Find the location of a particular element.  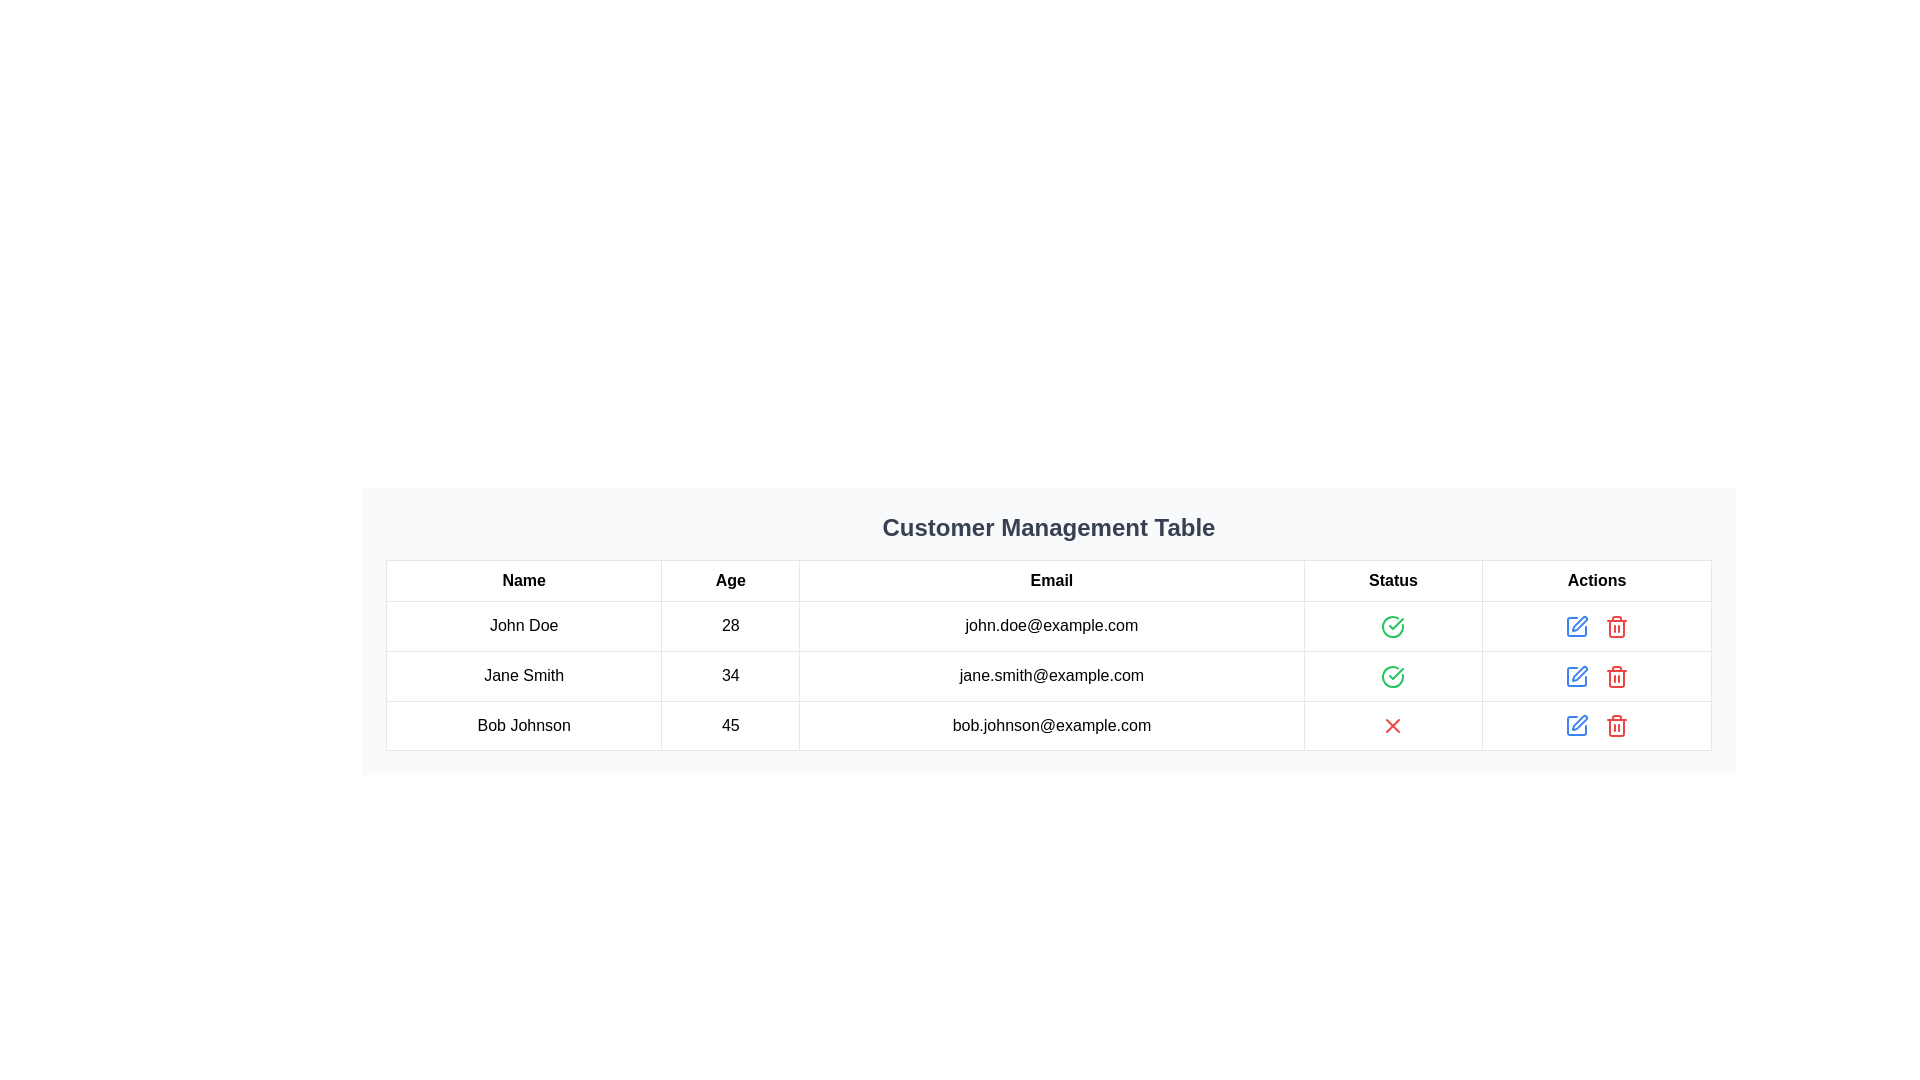

the icon button resembling a pen in the 'Actions' column of the third row is located at coordinates (1576, 675).